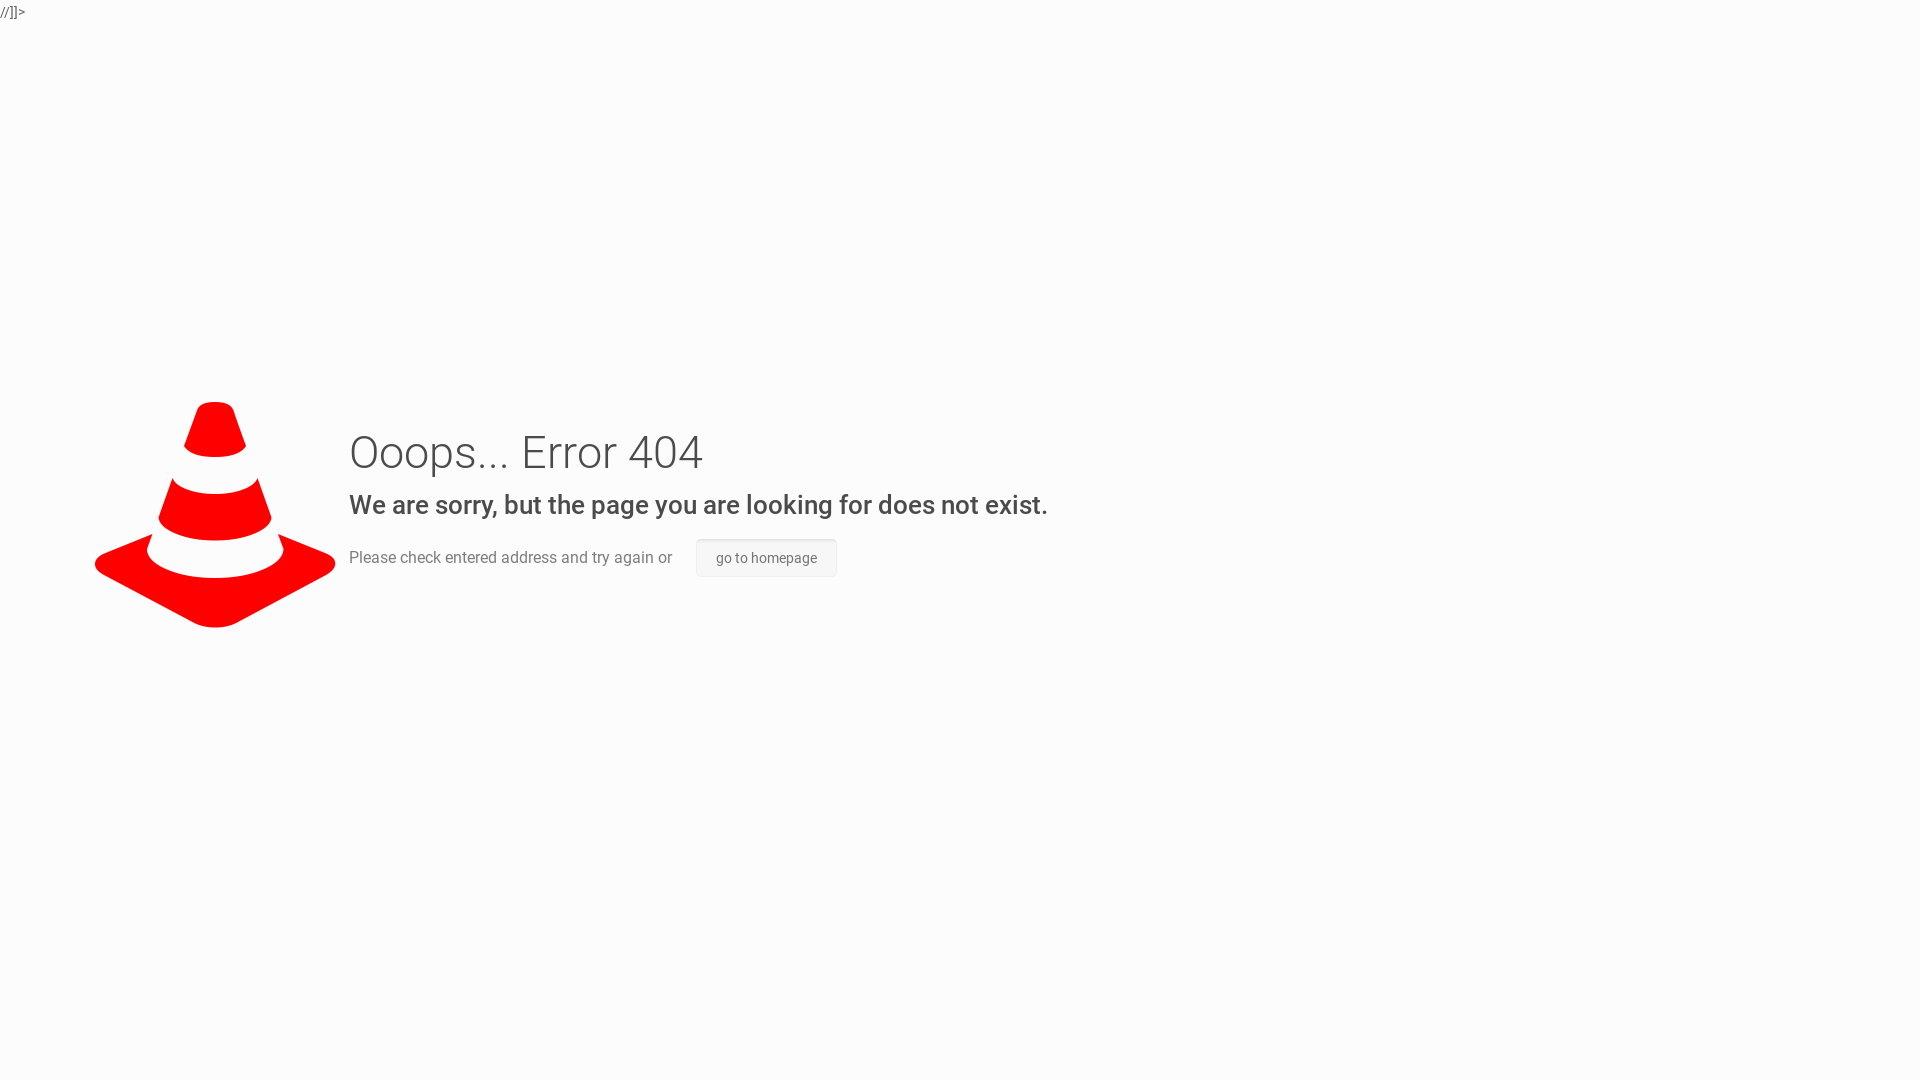  I want to click on 'go to homepage', so click(765, 558).